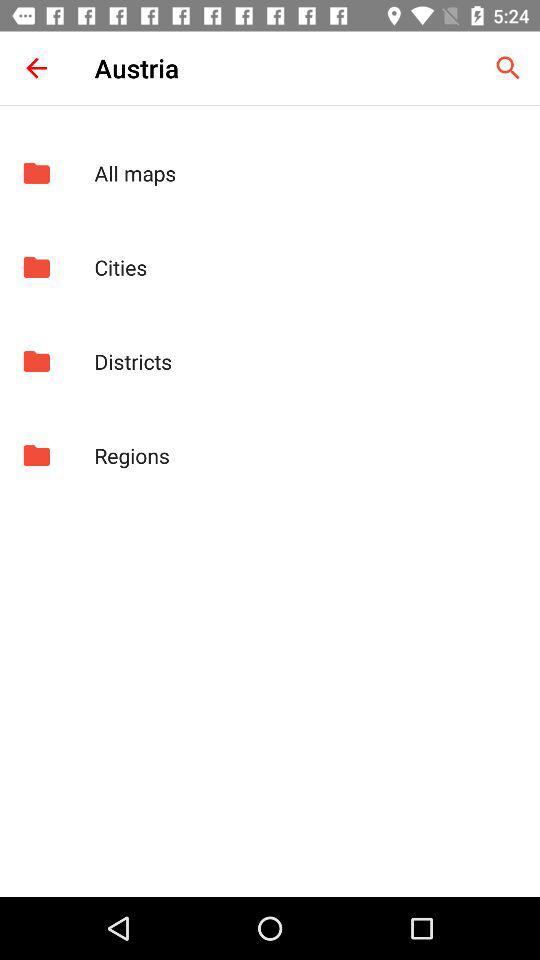 This screenshot has width=540, height=960. Describe the element at coordinates (36, 266) in the screenshot. I see `app next to the cities` at that location.